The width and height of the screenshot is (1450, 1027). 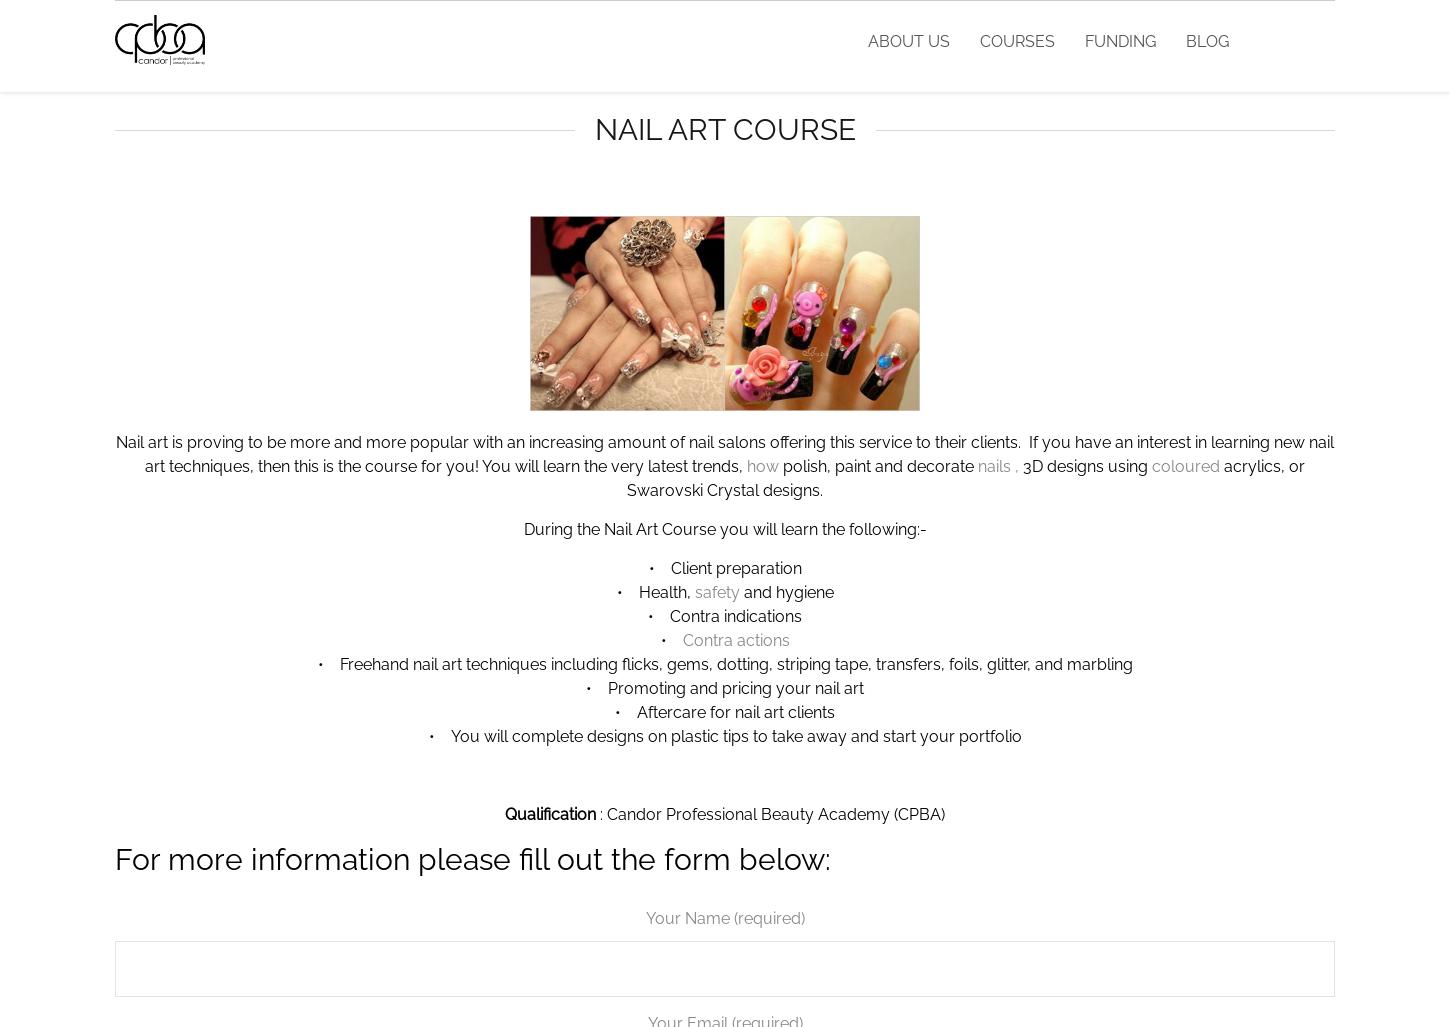 What do you see at coordinates (114, 858) in the screenshot?
I see `'For more information please fill out the form below:'` at bounding box center [114, 858].